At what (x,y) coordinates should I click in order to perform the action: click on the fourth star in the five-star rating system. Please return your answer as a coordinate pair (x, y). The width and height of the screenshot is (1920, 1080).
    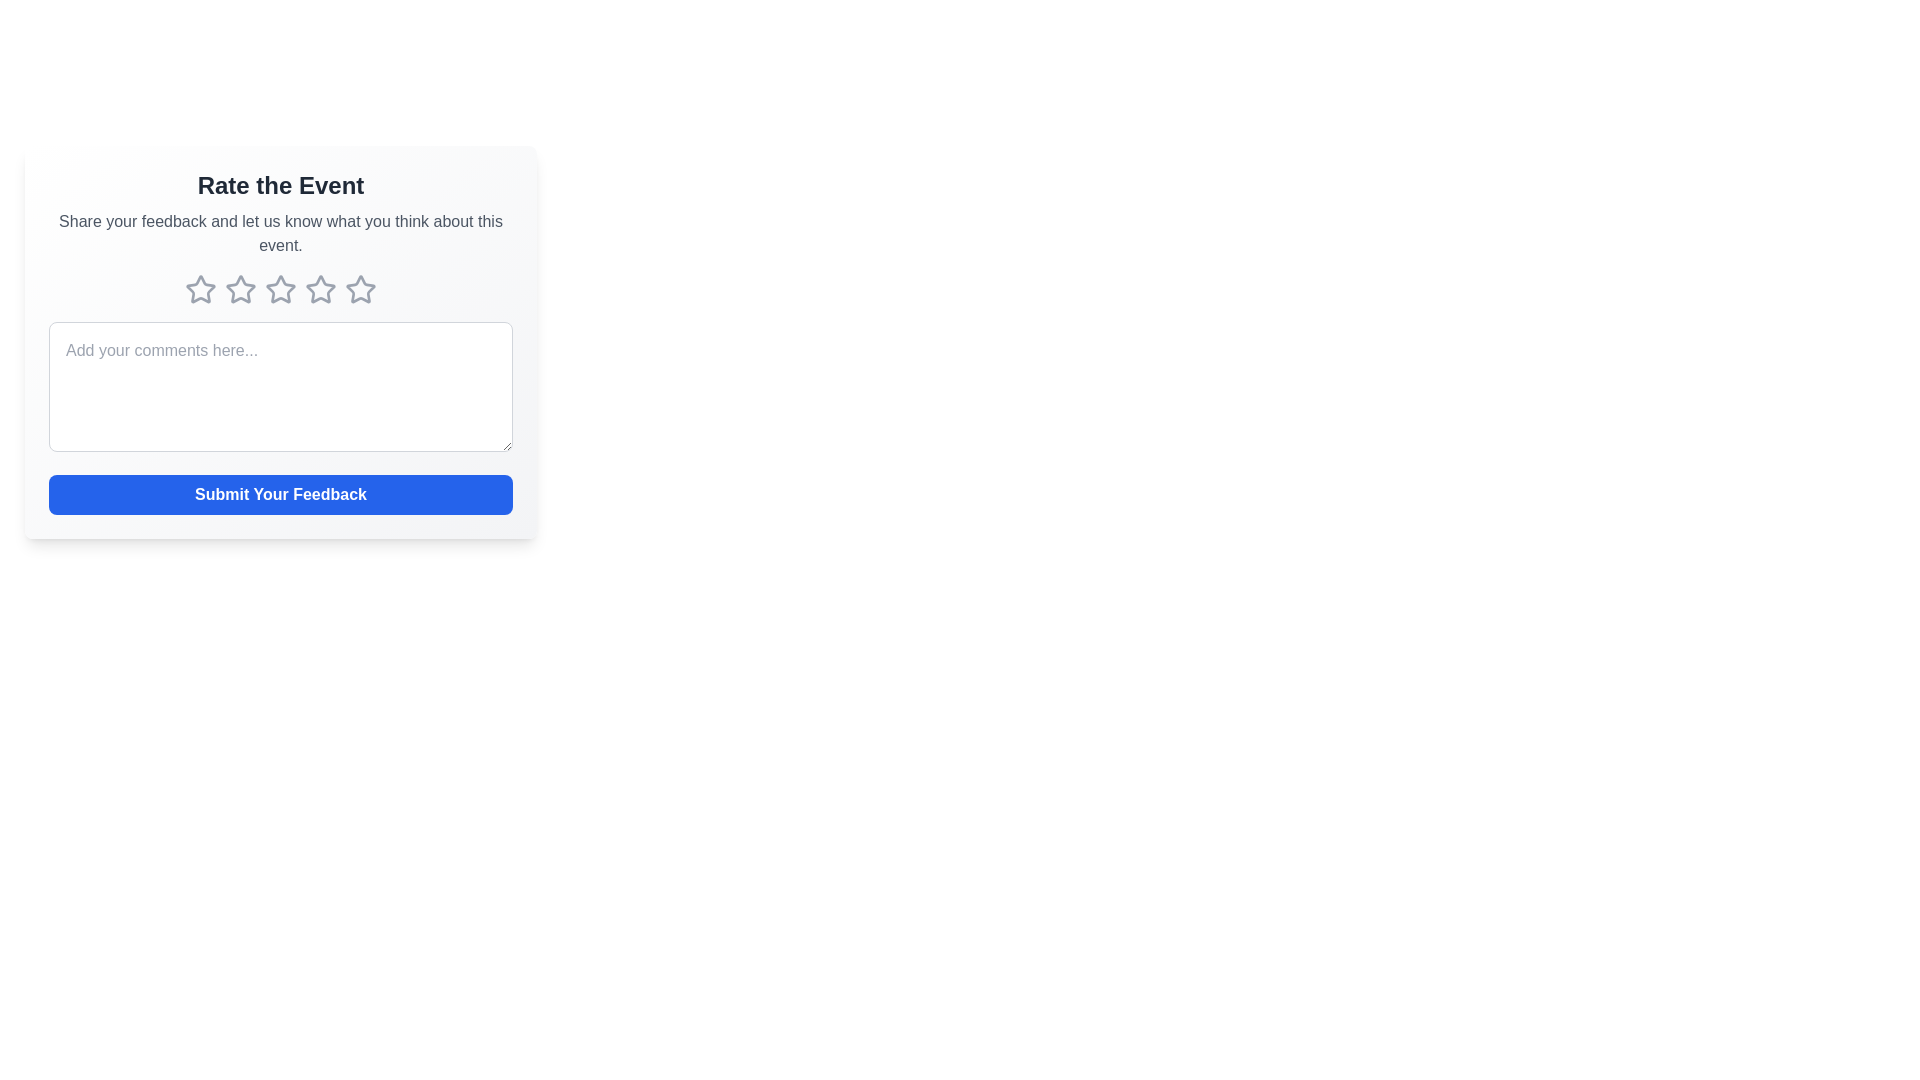
    Looking at the image, I should click on (321, 289).